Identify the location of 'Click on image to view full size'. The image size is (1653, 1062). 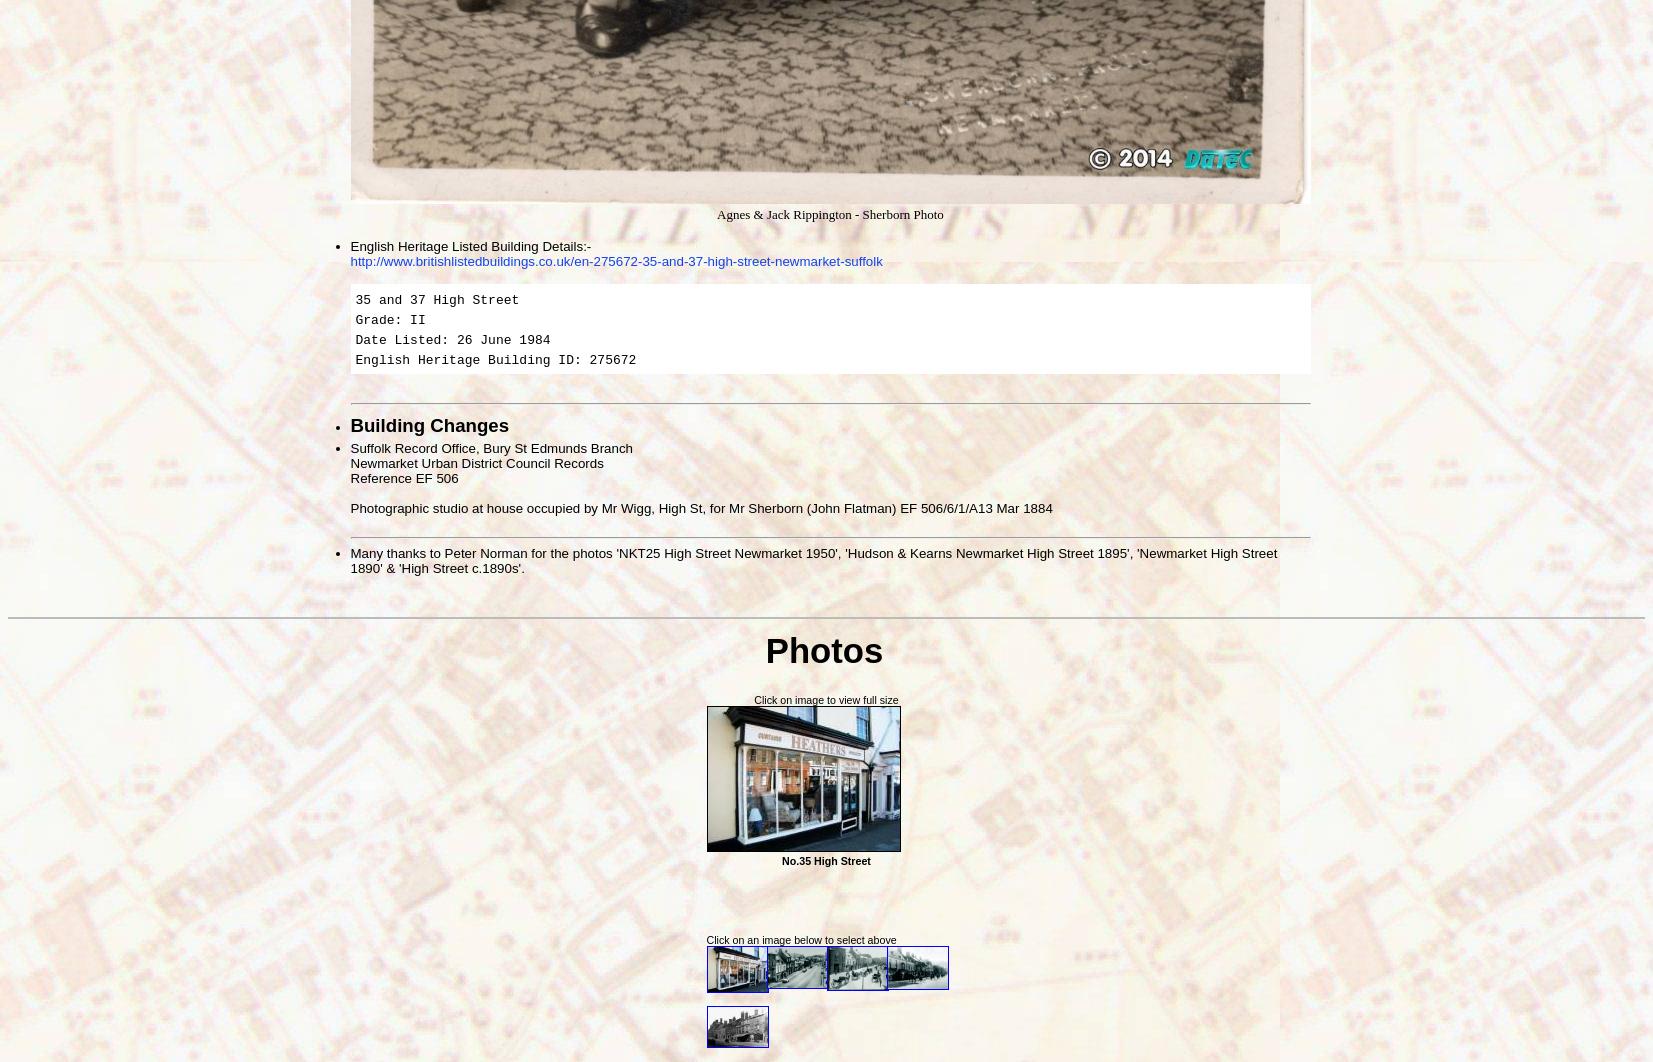
(825, 699).